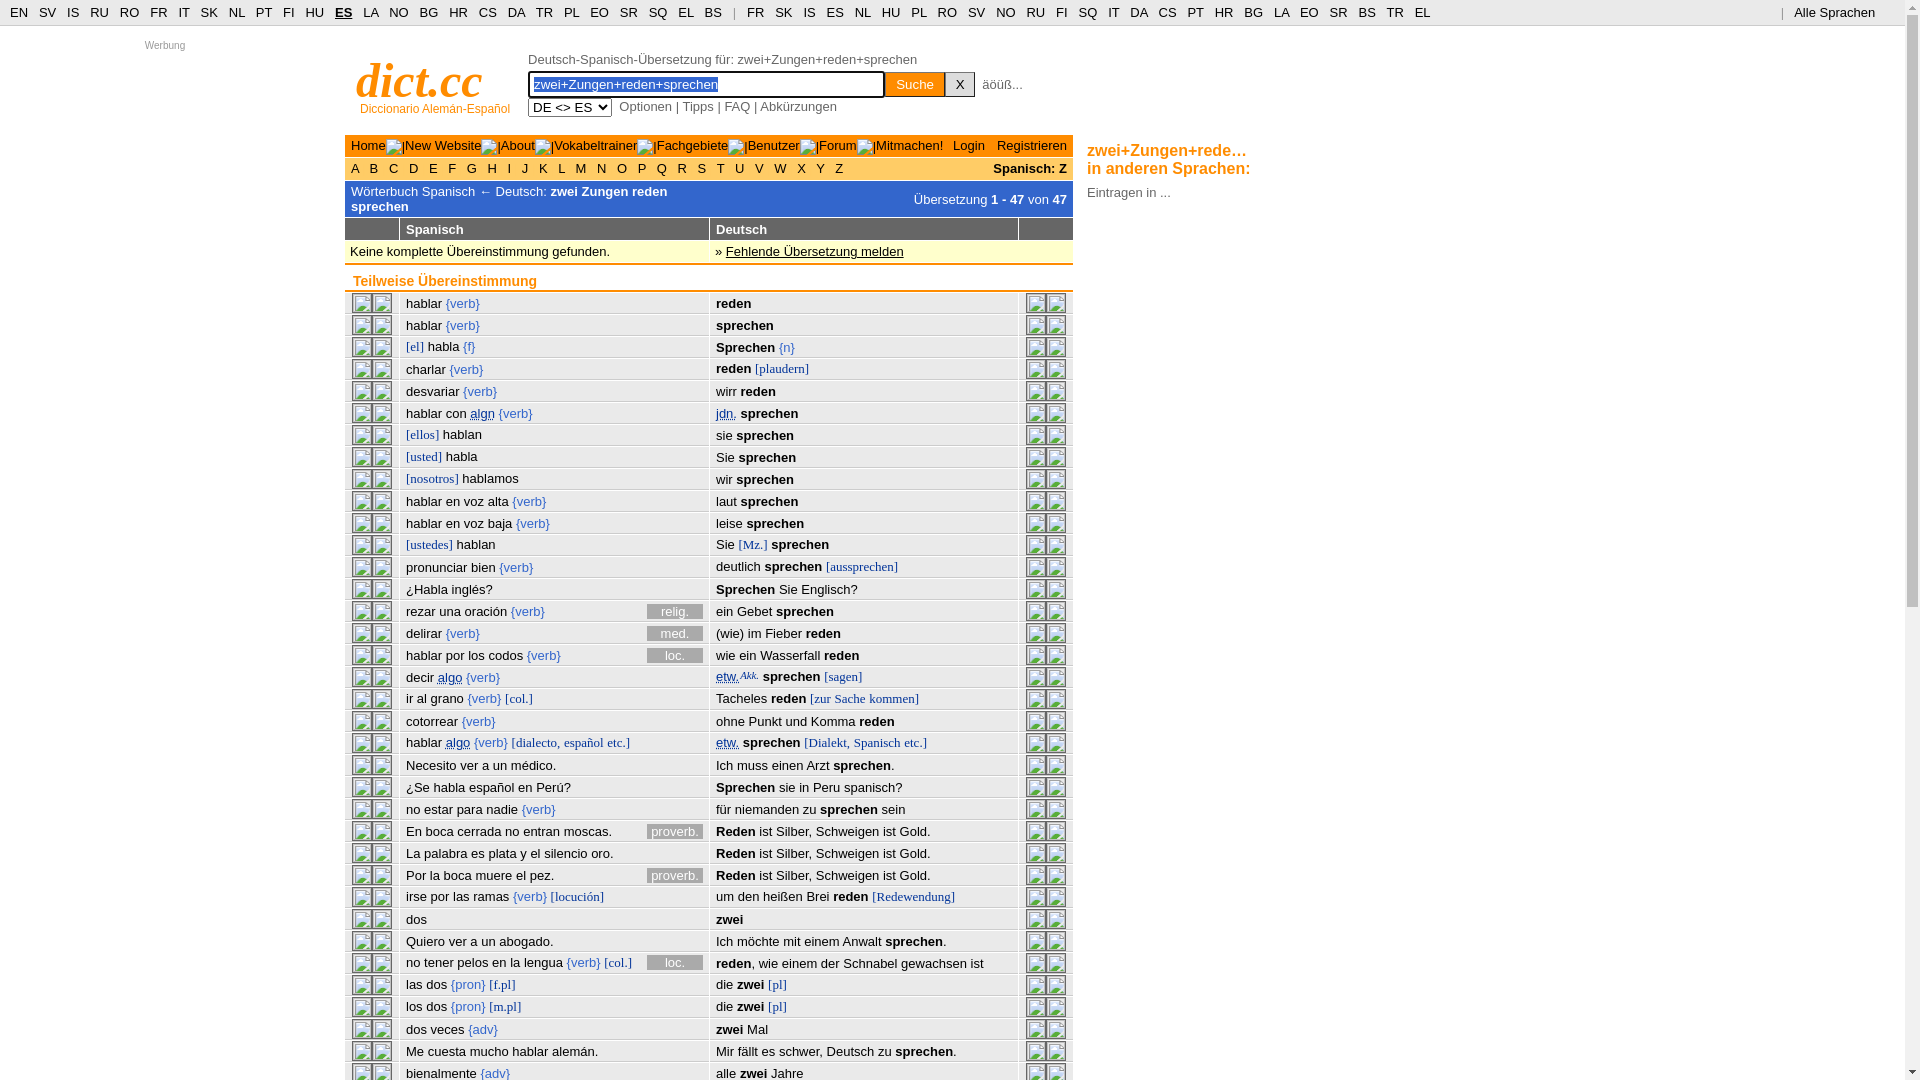 The height and width of the screenshot is (1080, 1920). Describe the element at coordinates (444, 167) in the screenshot. I see `'F'` at that location.